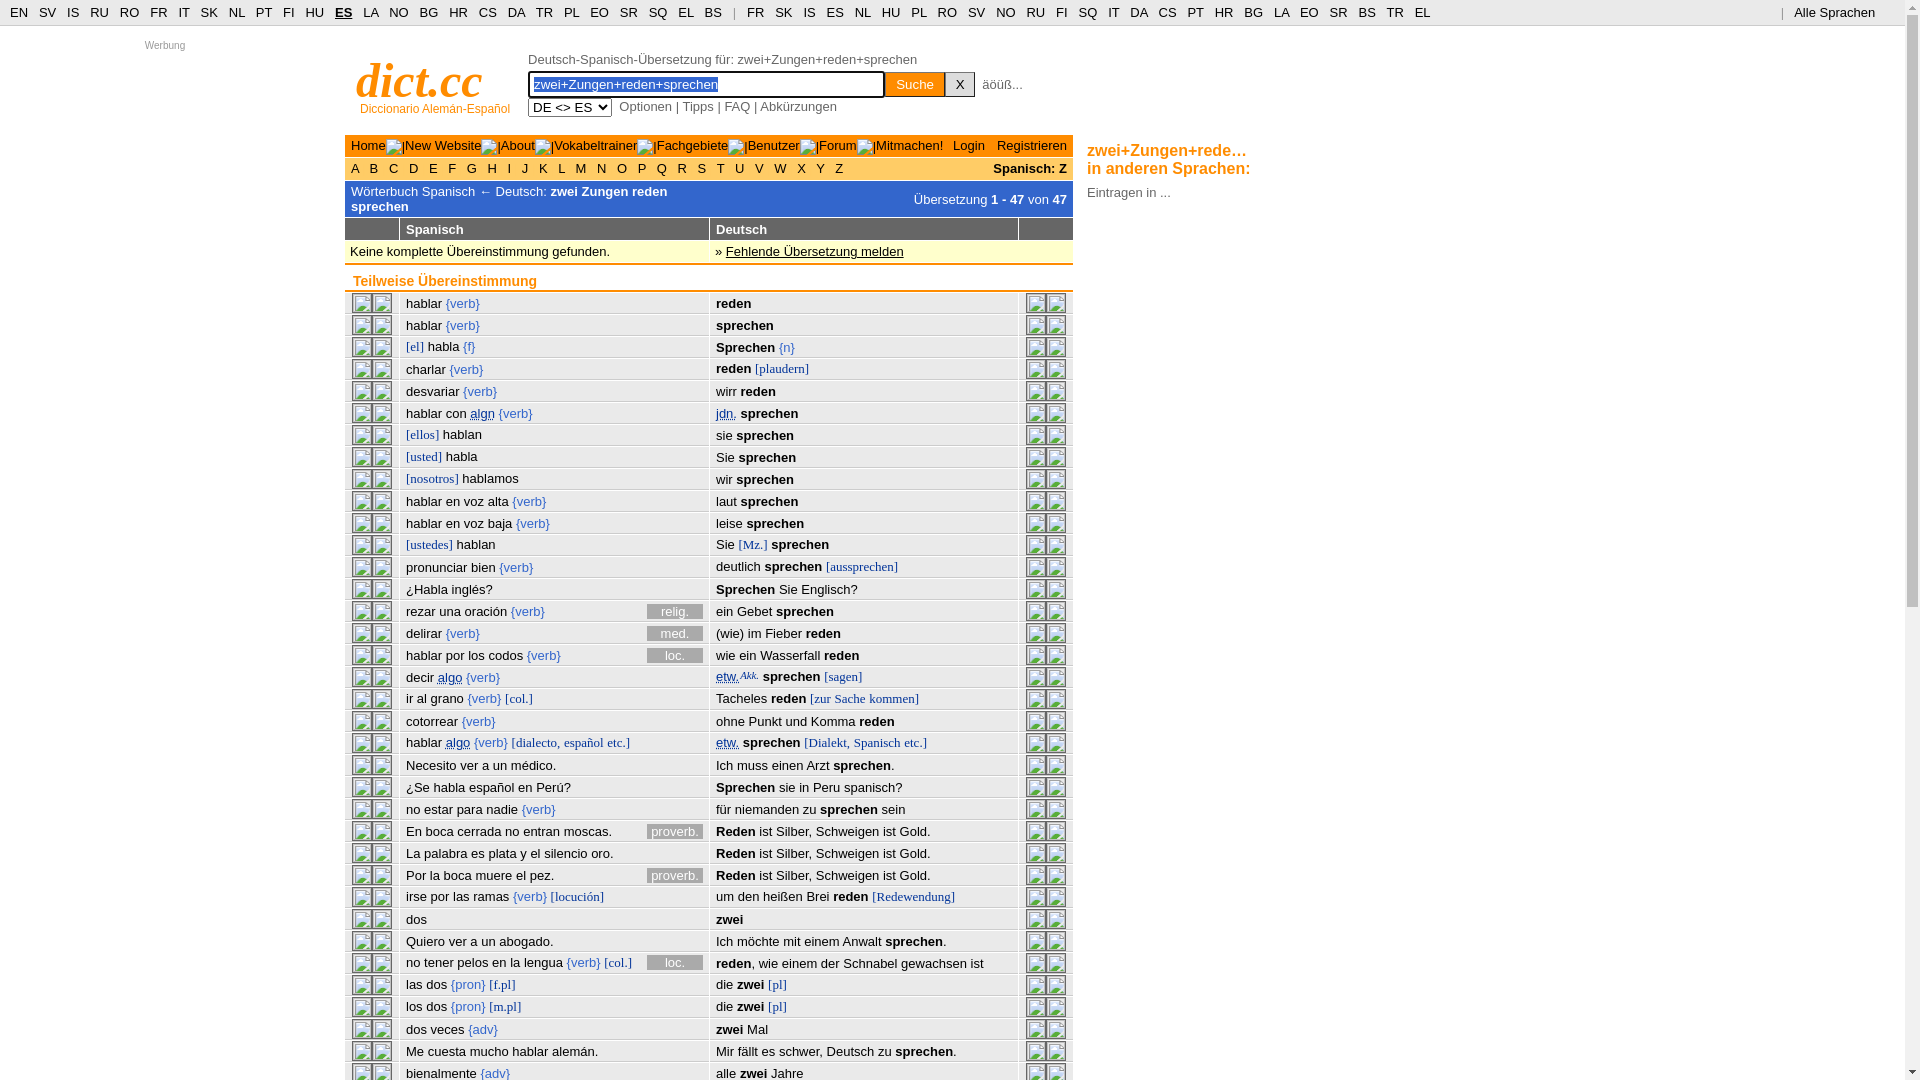 The height and width of the screenshot is (1080, 1920). Describe the element at coordinates (444, 167) in the screenshot. I see `'F'` at that location.